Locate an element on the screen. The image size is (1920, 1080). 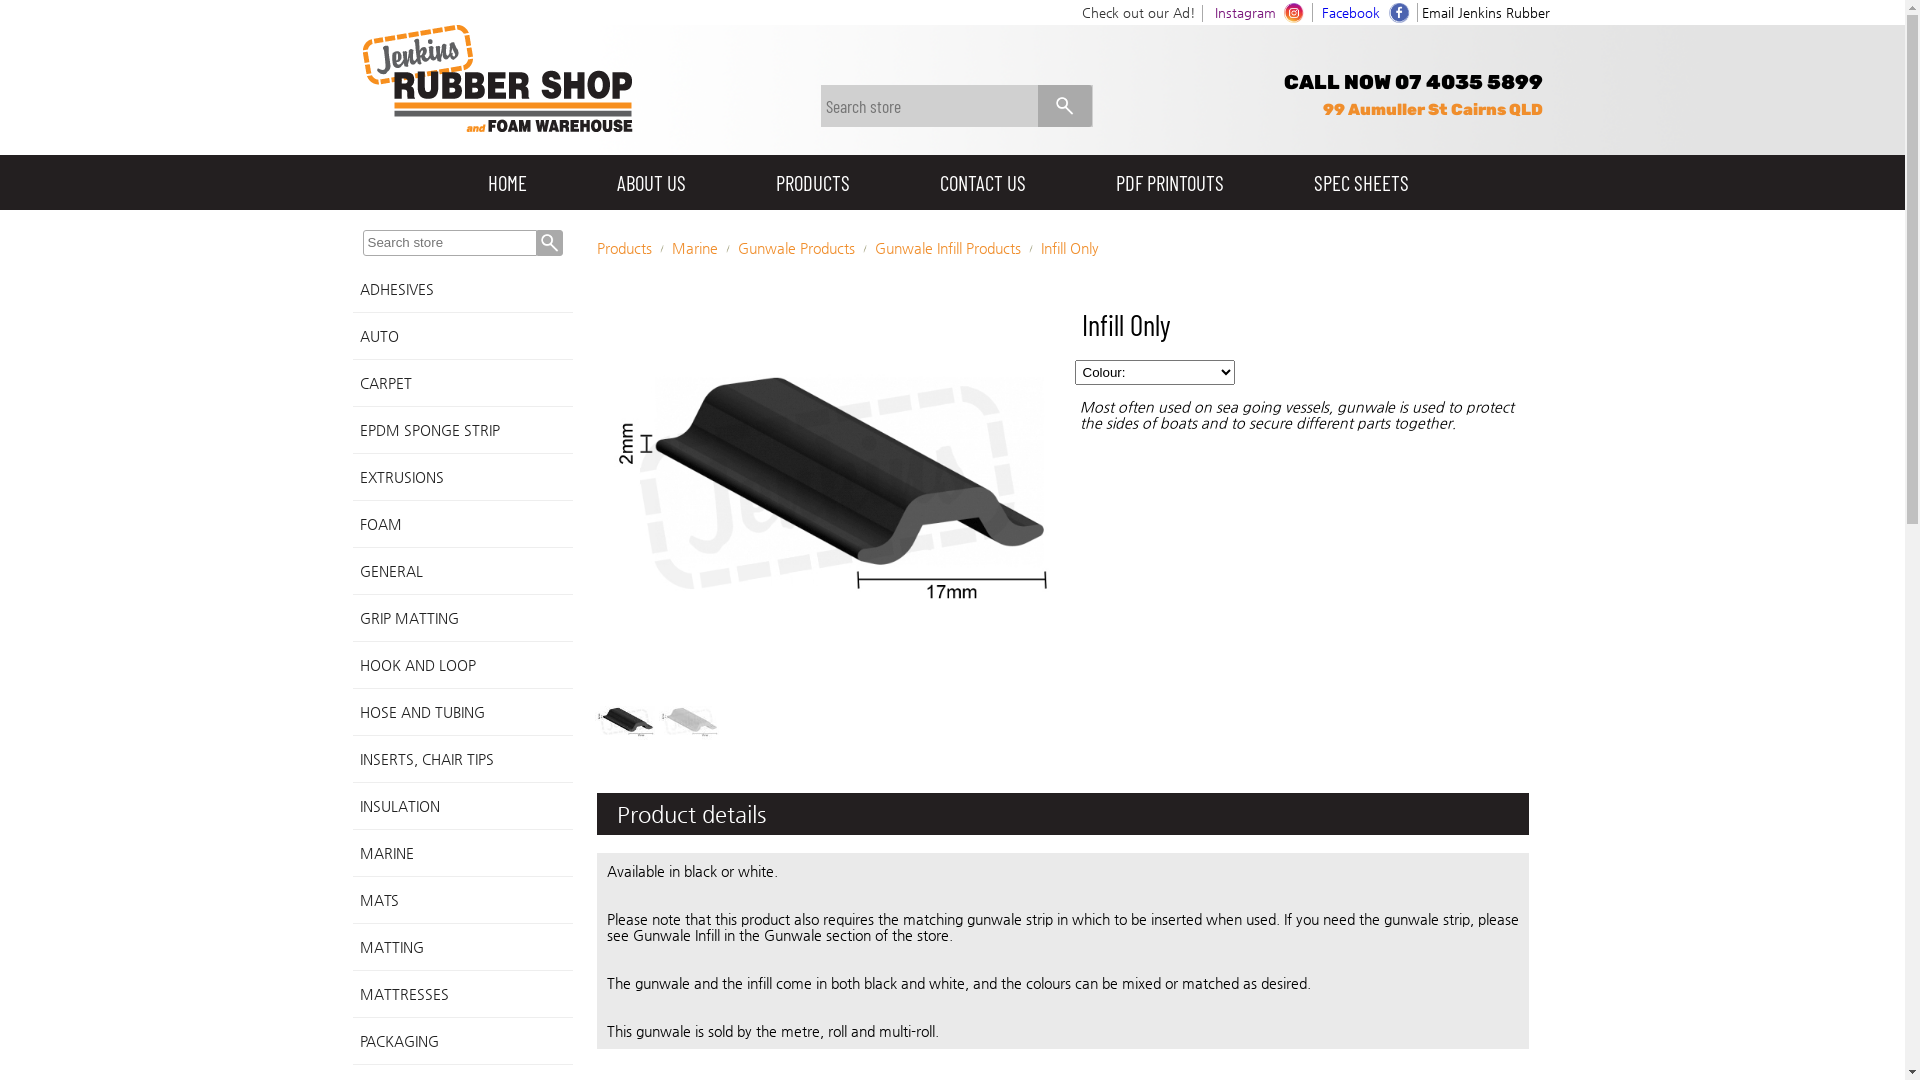
'FOAM' is located at coordinates (460, 523).